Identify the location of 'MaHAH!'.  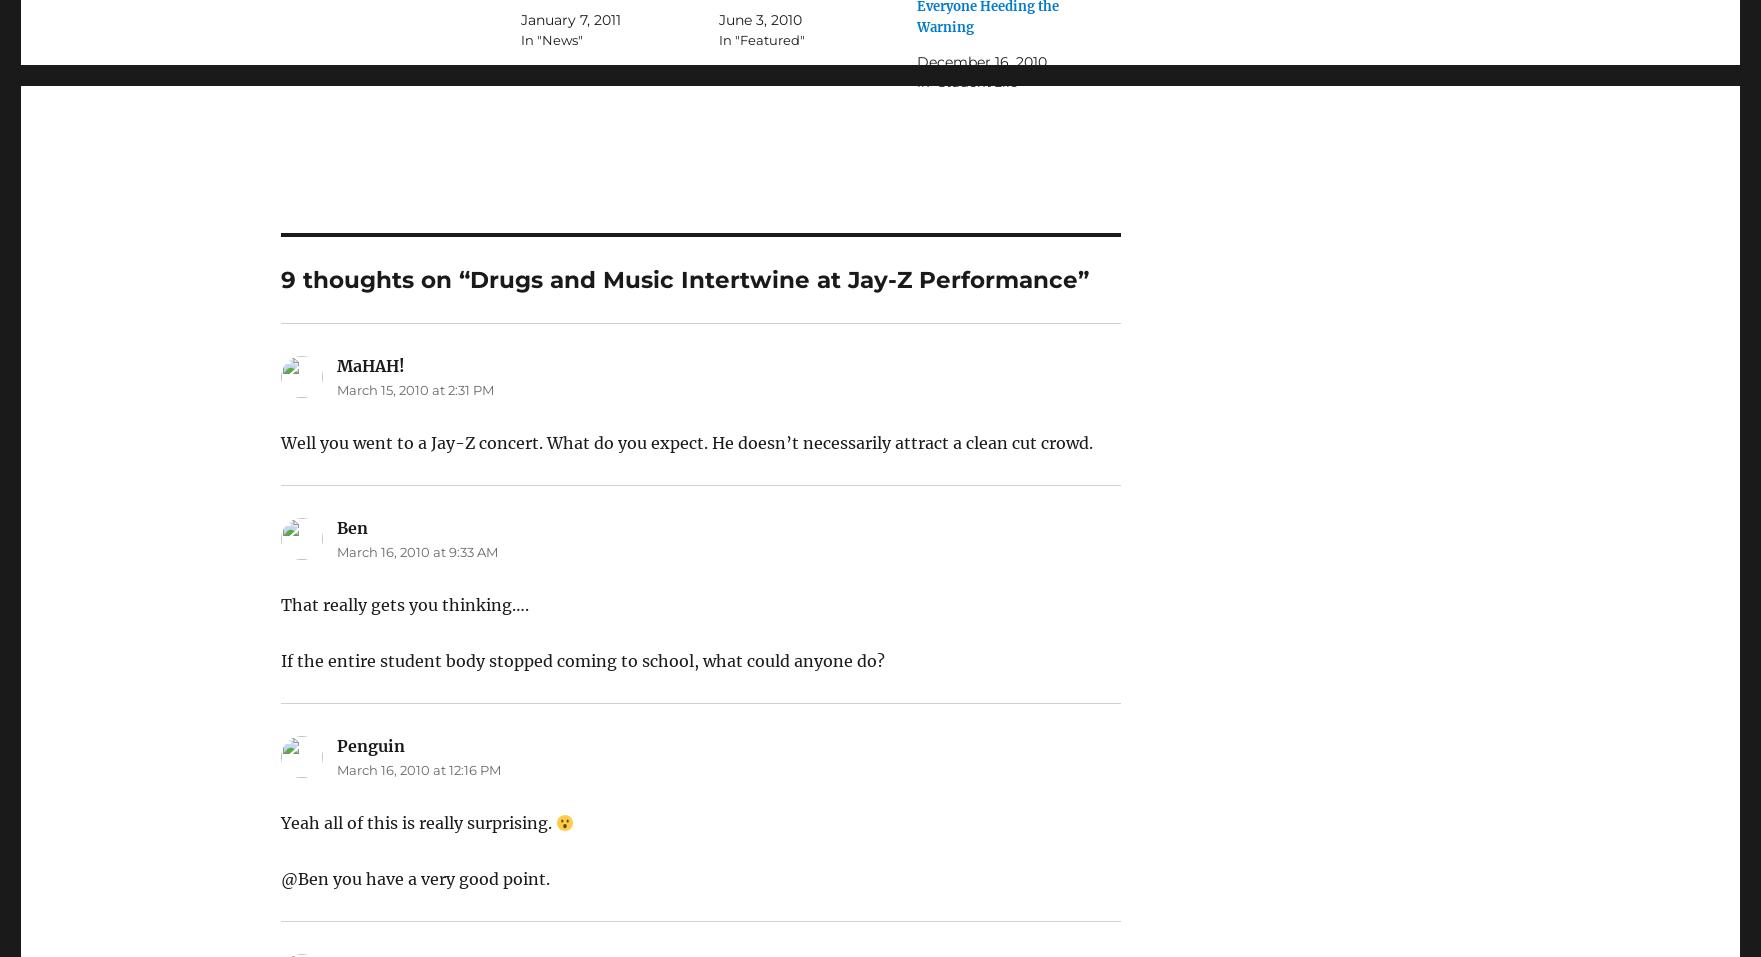
(368, 365).